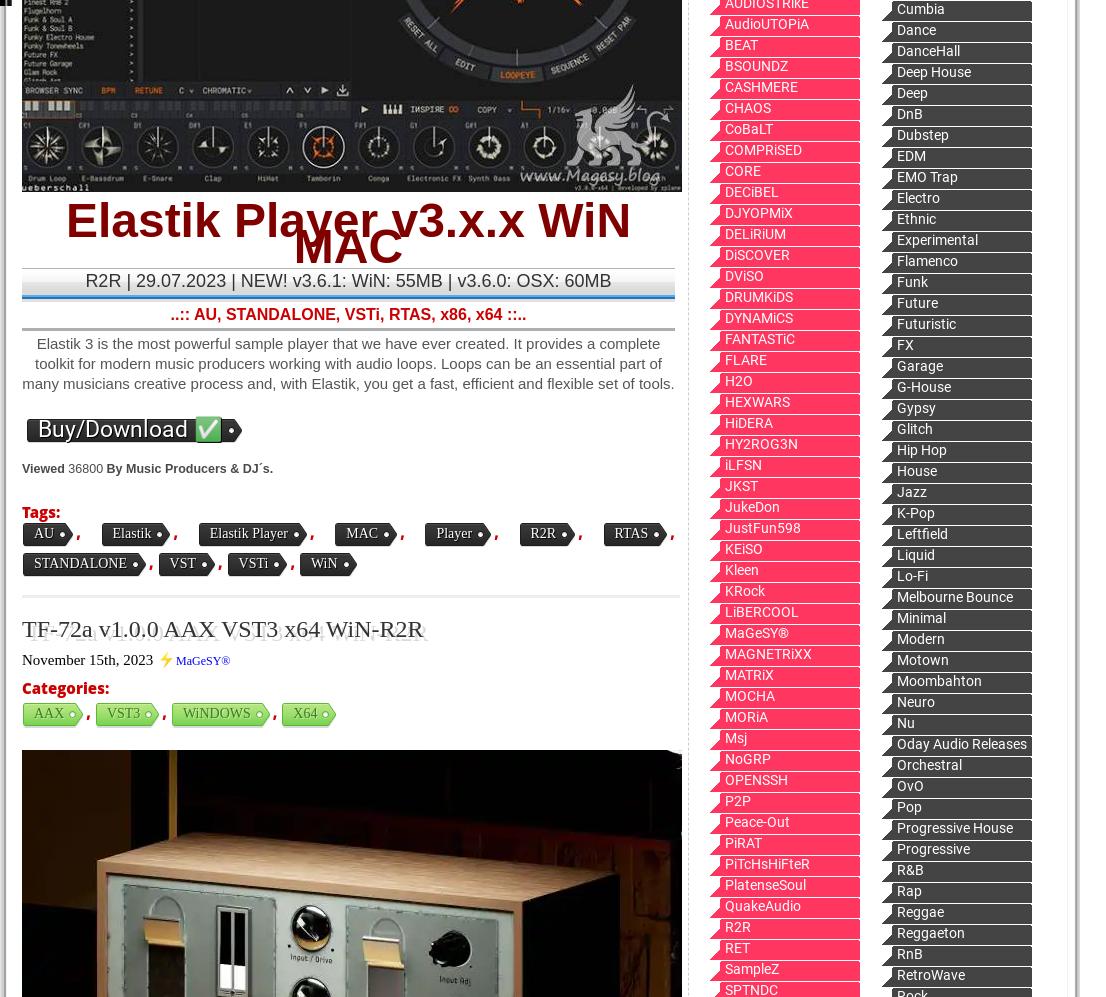  What do you see at coordinates (47, 712) in the screenshot?
I see `'AAX'` at bounding box center [47, 712].